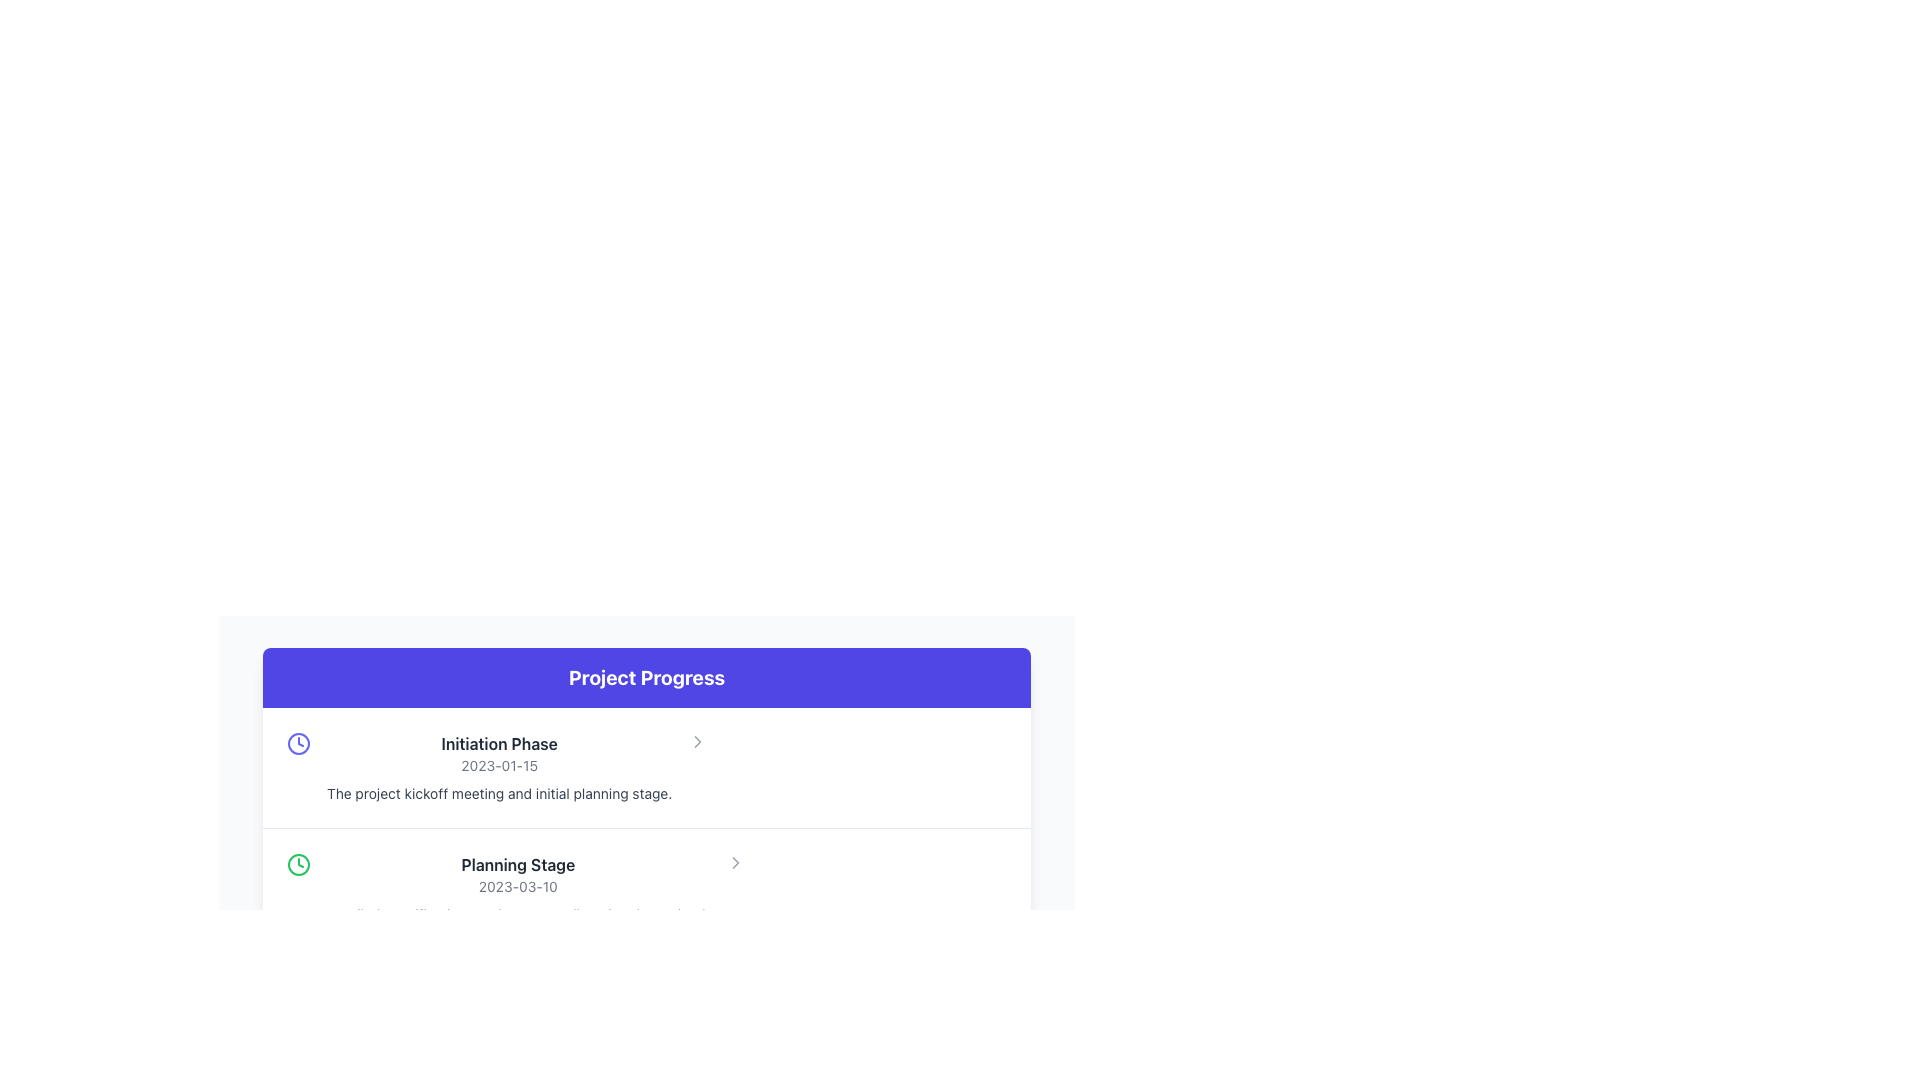  Describe the element at coordinates (297, 863) in the screenshot. I see `the green circular SVG element that represents a clock icon, which is located to the left of the text block labeled 'Planning Stage' and is the second item in the list of graphical elements` at that location.